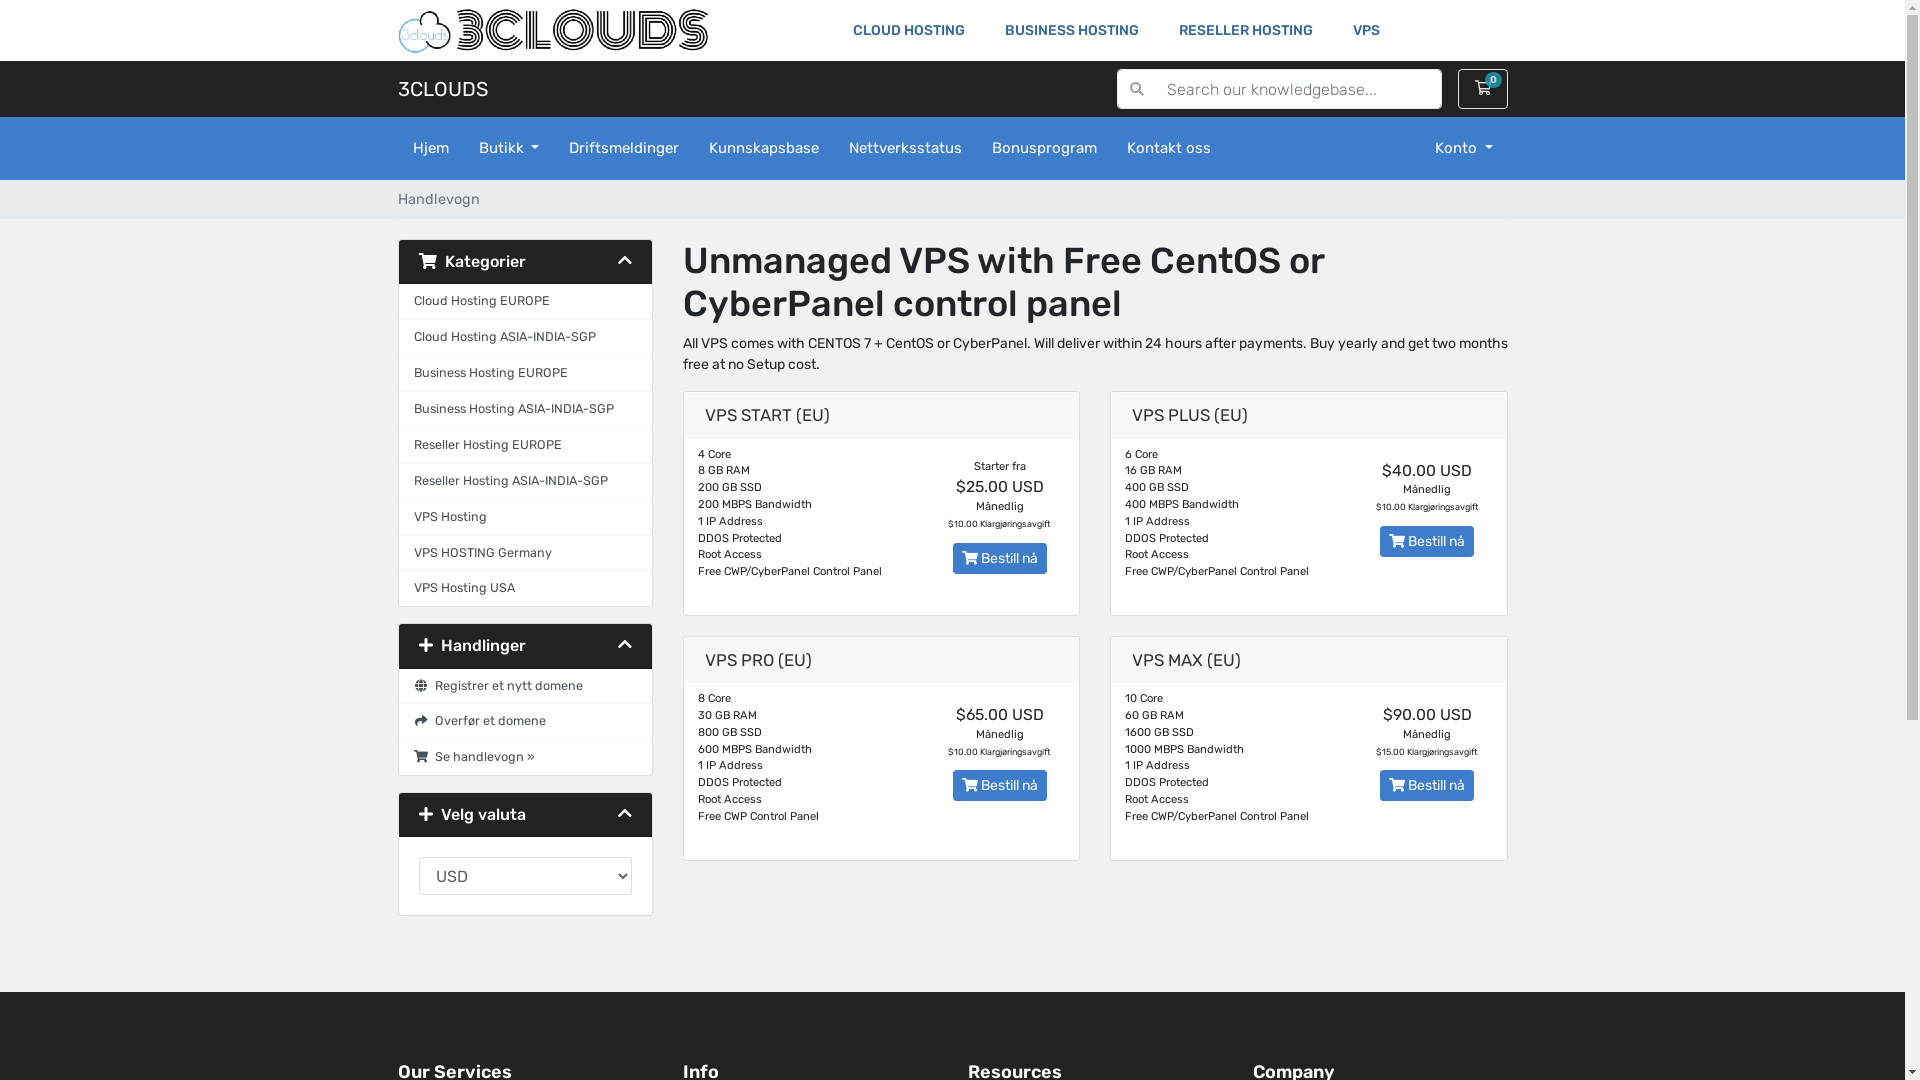 The image size is (1920, 1080). What do you see at coordinates (524, 482) in the screenshot?
I see `'Reseller Hosting ASIA-INDIA-SGP'` at bounding box center [524, 482].